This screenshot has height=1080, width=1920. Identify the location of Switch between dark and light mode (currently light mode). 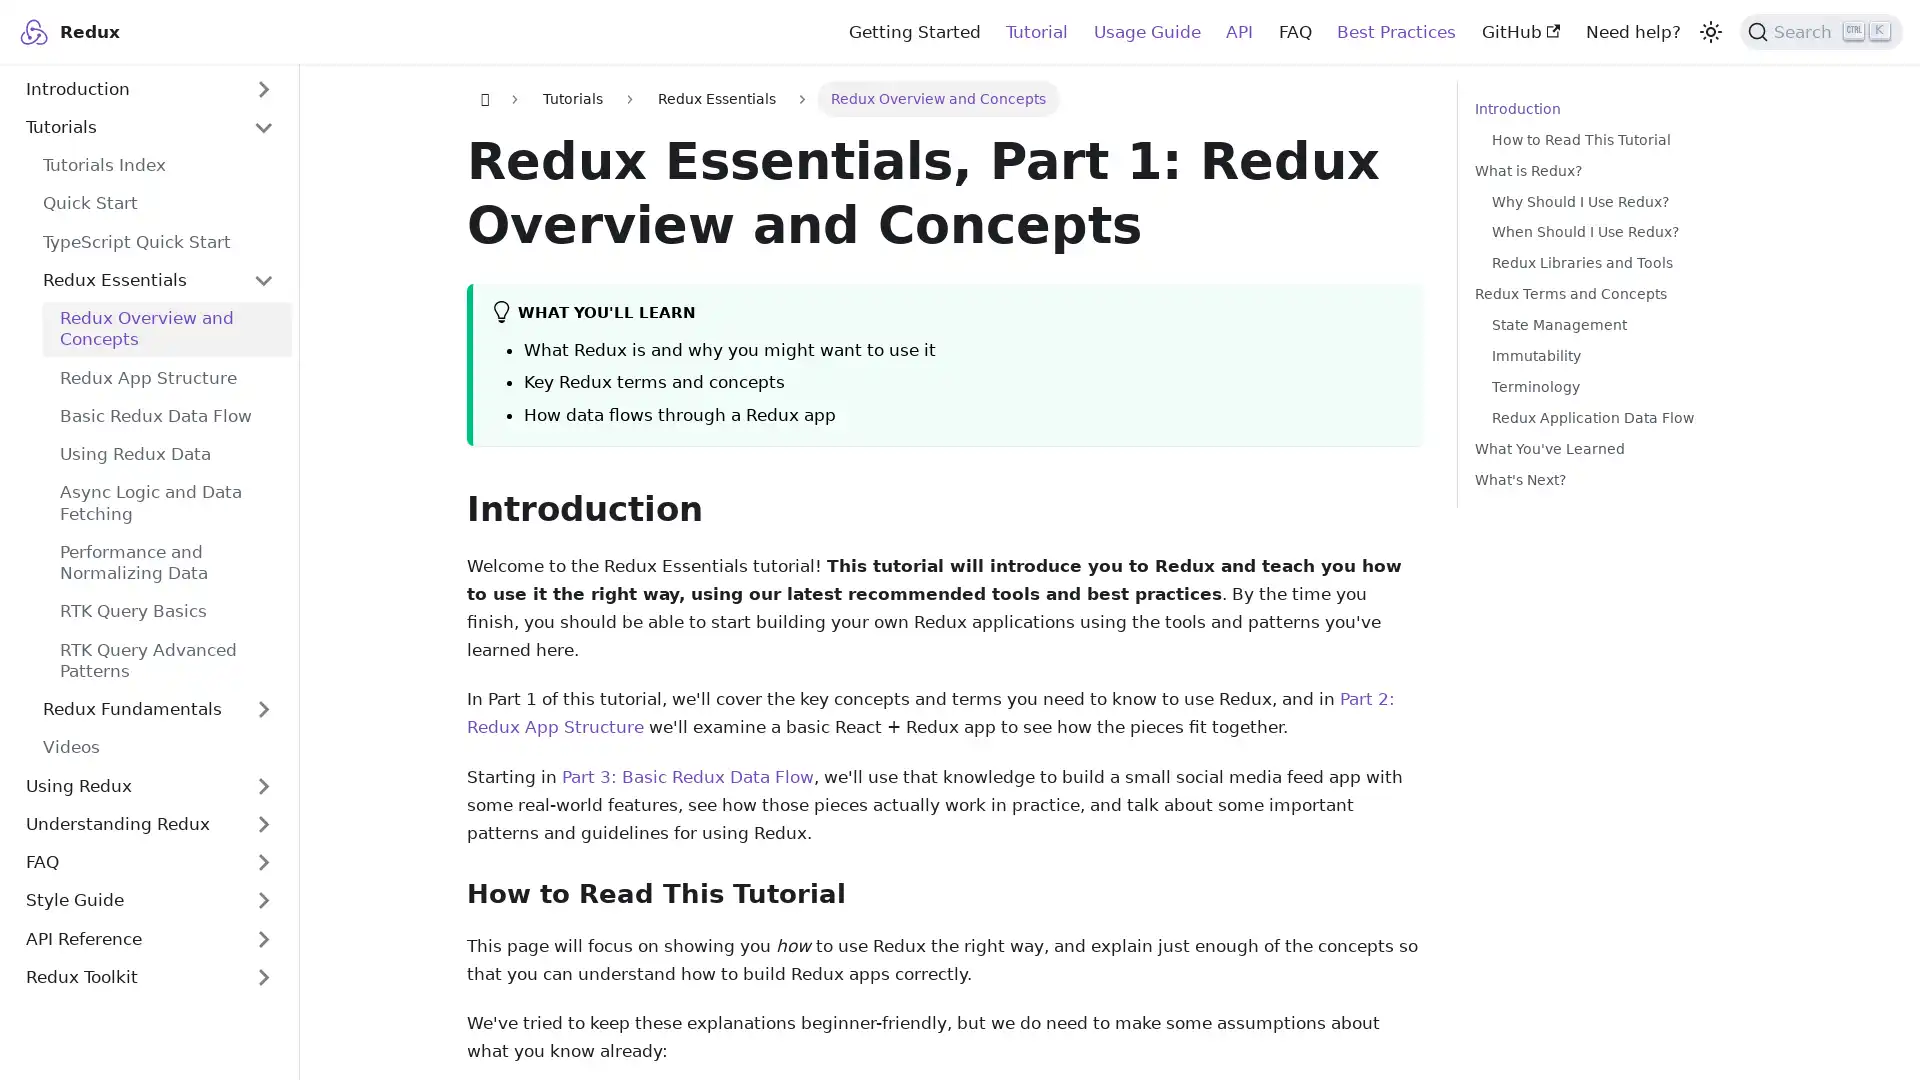
(1708, 30).